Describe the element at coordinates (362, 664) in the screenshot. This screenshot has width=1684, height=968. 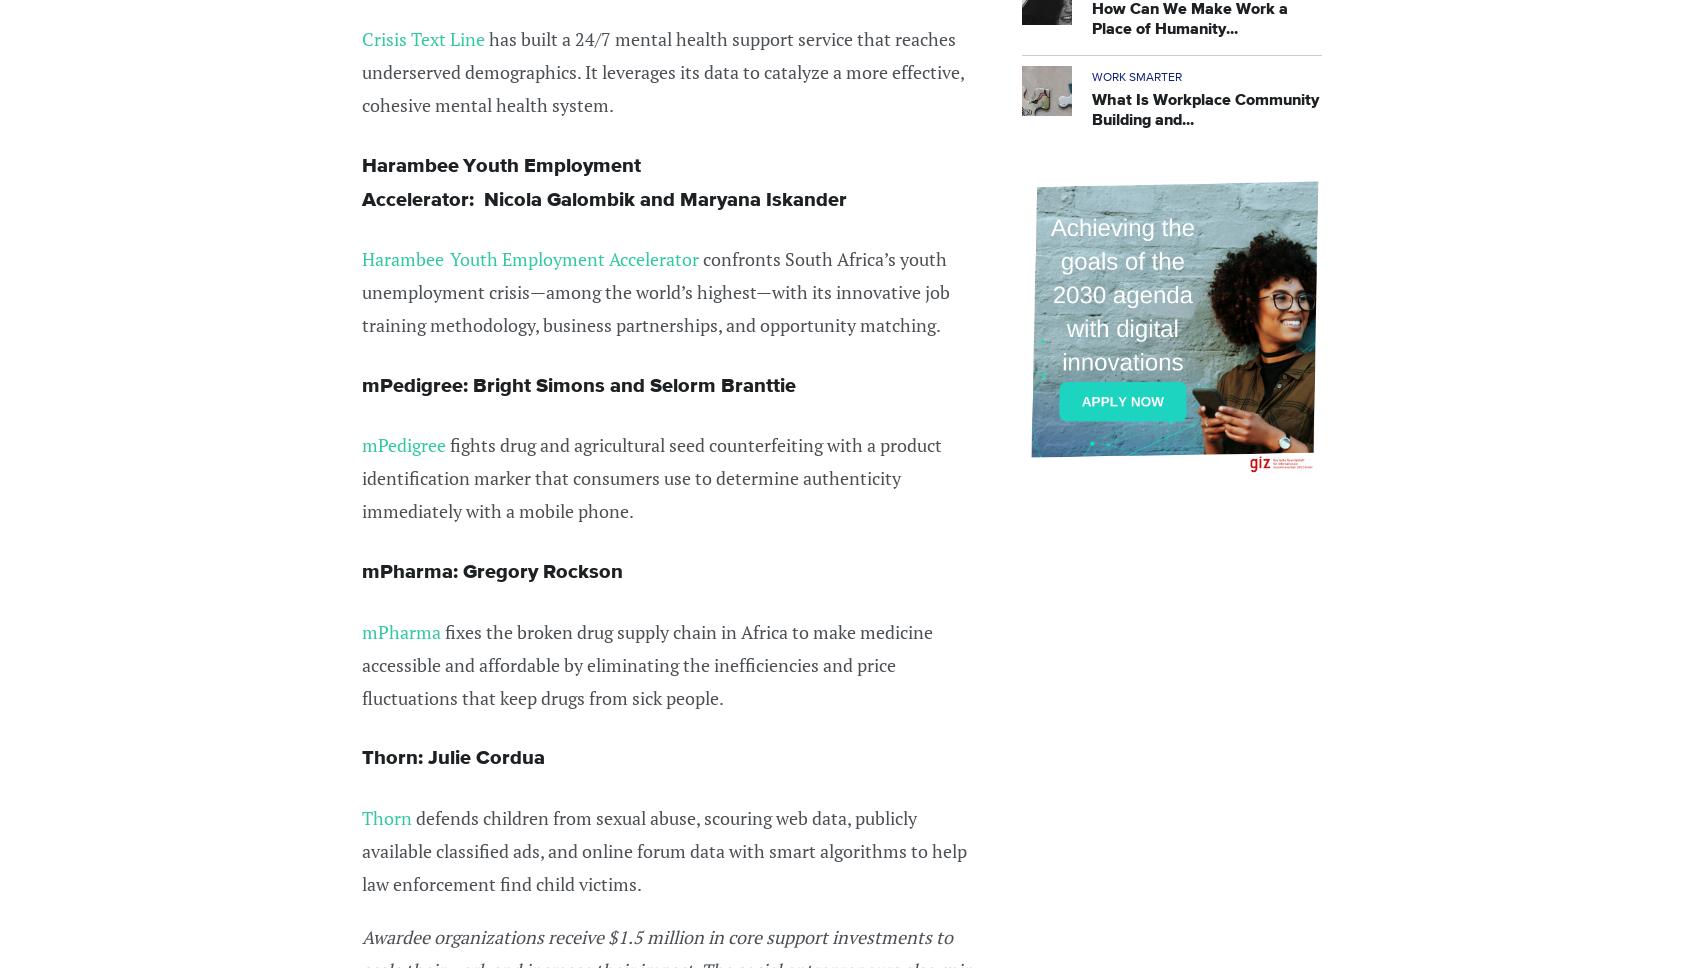
I see `'fixes the broken drug supply chain in Africa to make medicine accessible and affordable by eliminating the inefficiencies and price fluctuations that keep drugs from sick people.'` at that location.